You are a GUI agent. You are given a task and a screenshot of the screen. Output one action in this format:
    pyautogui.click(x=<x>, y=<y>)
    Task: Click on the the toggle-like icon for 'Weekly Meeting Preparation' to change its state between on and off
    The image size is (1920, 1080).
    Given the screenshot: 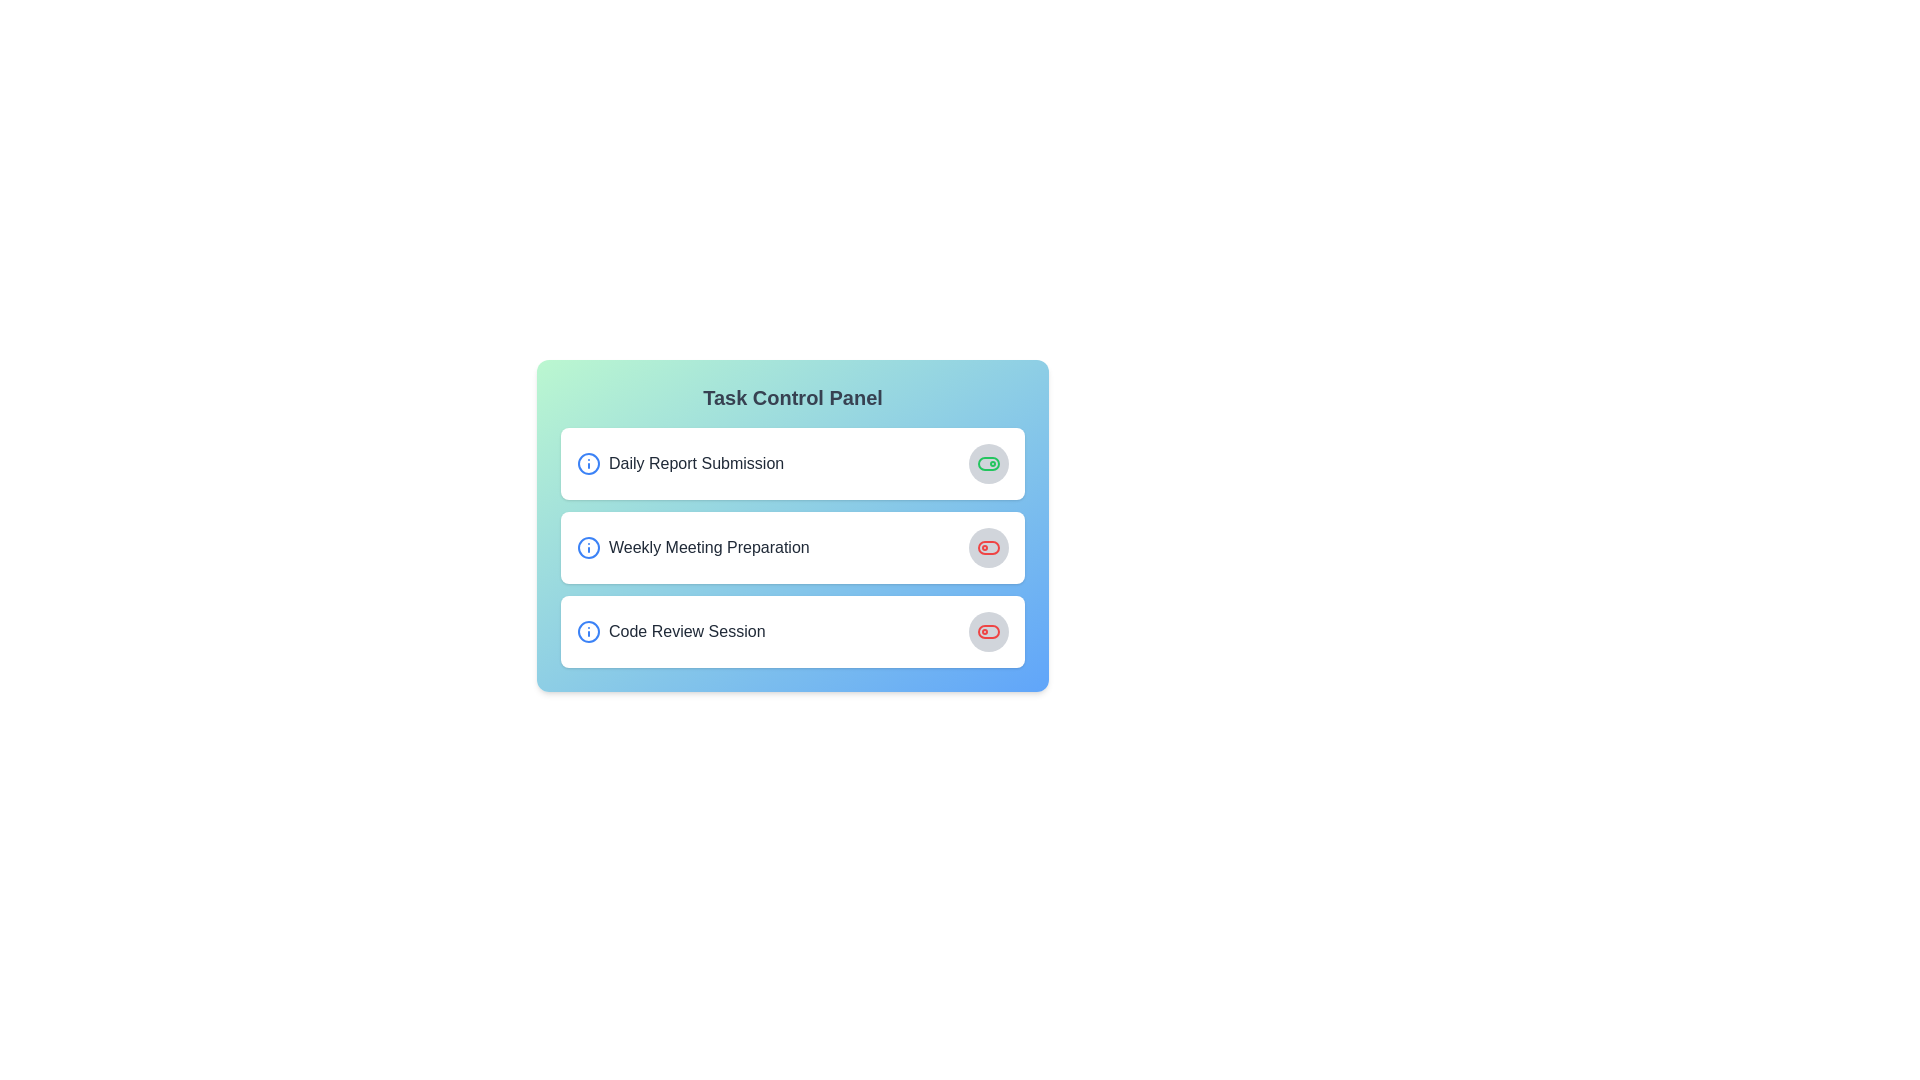 What is the action you would take?
    pyautogui.click(x=988, y=547)
    